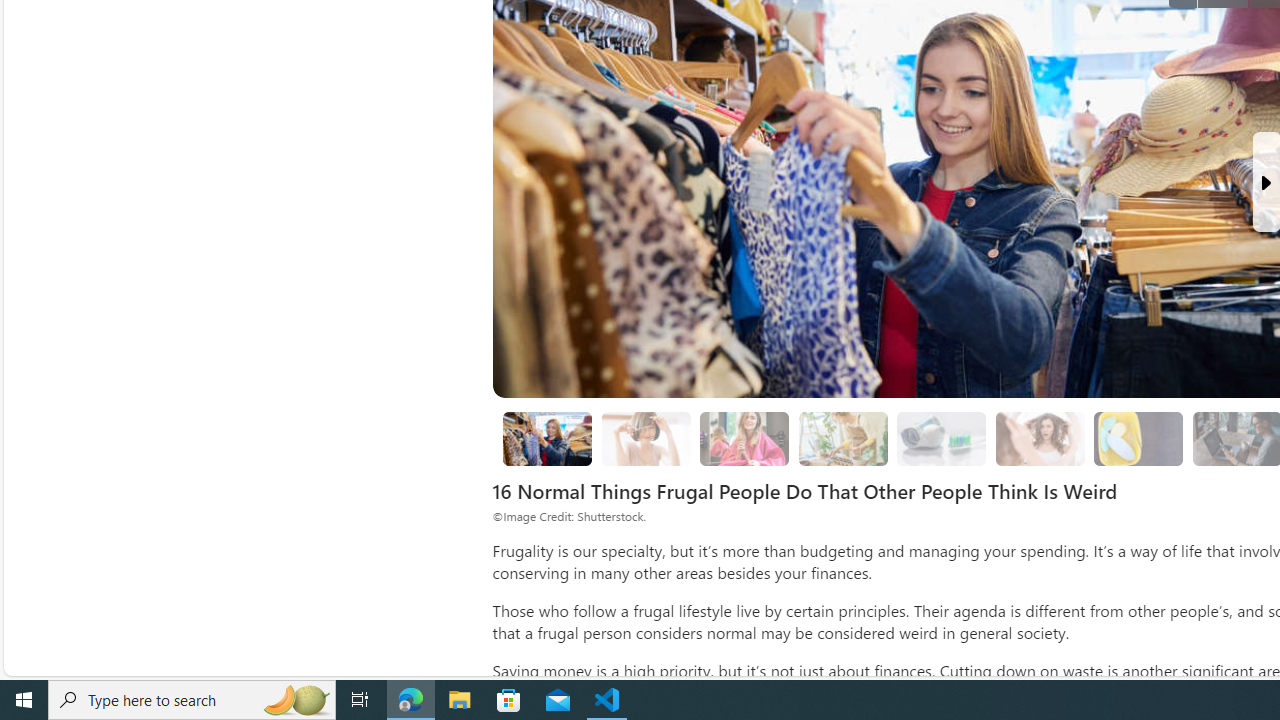 The image size is (1280, 720). What do you see at coordinates (843, 438) in the screenshot?
I see `'3. Growing From Seeds'` at bounding box center [843, 438].